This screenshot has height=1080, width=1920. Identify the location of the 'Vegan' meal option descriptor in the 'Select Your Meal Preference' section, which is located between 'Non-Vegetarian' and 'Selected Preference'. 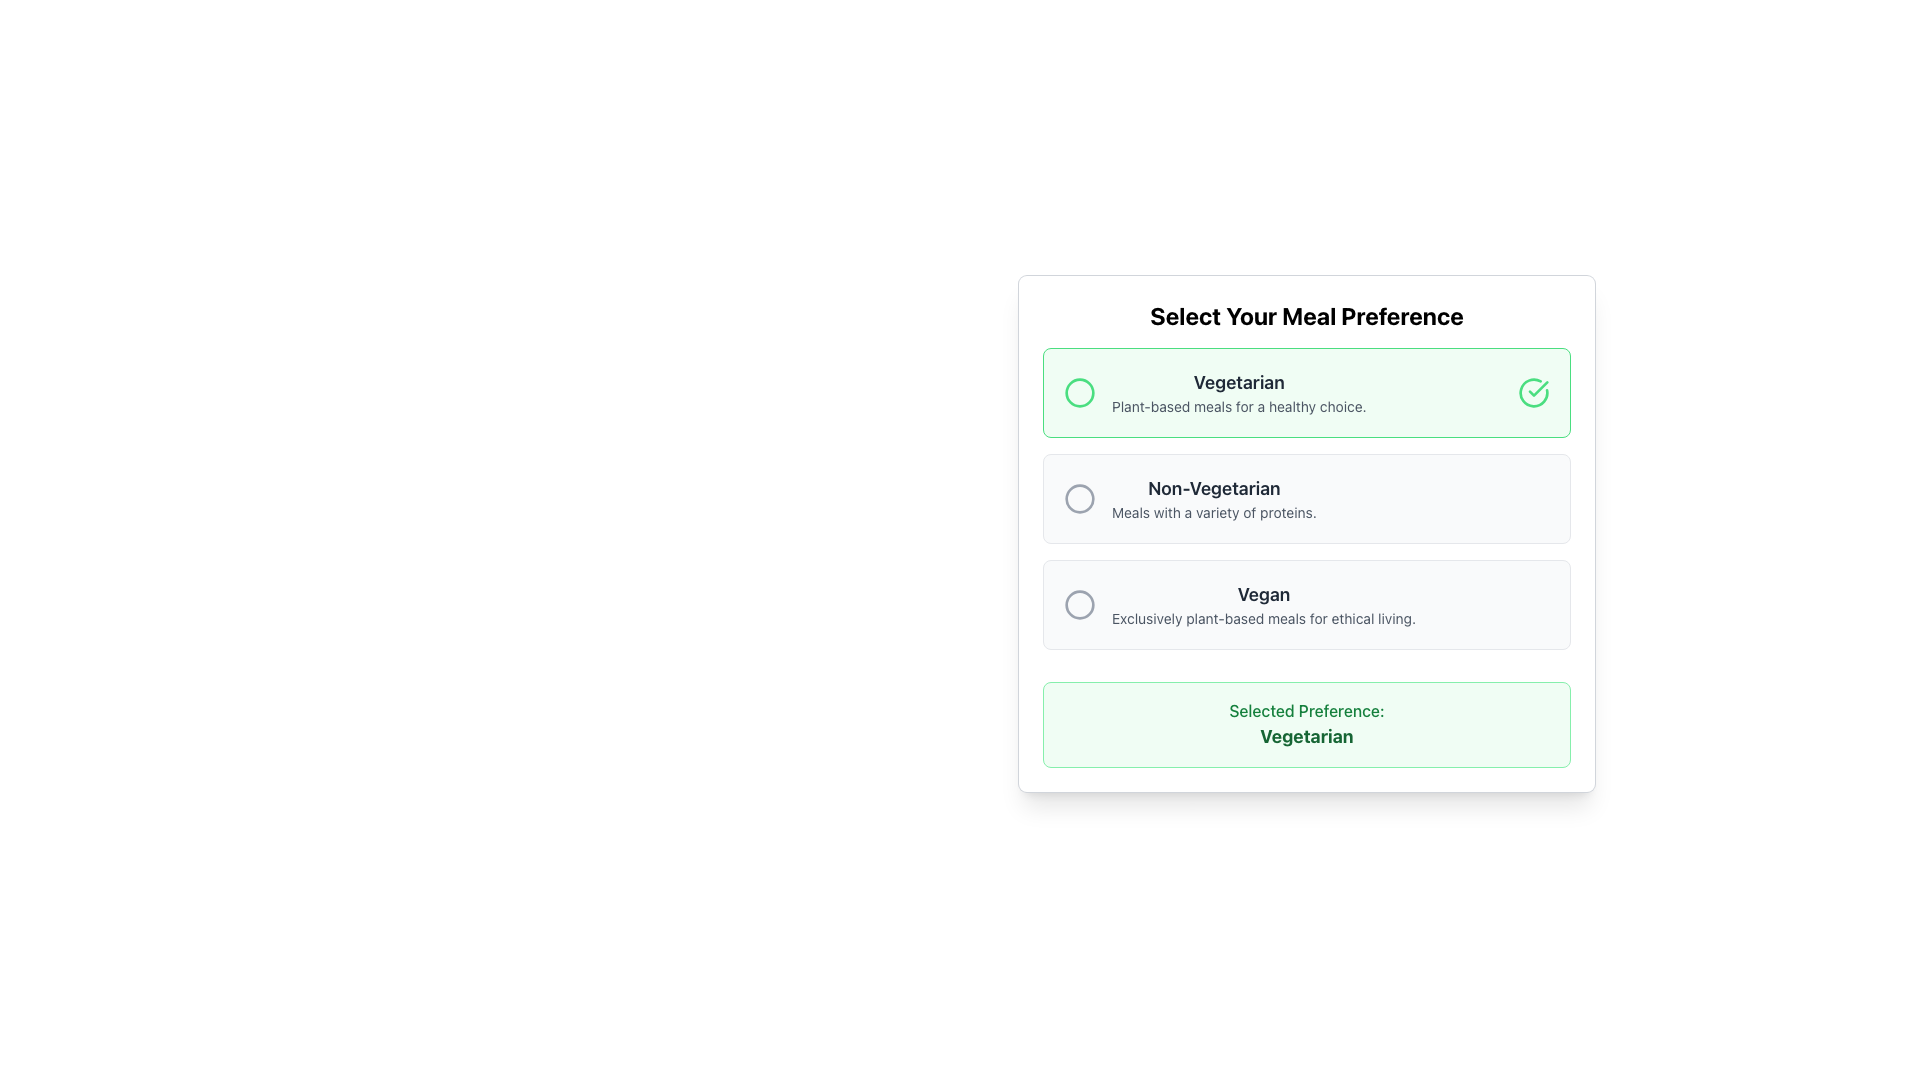
(1262, 604).